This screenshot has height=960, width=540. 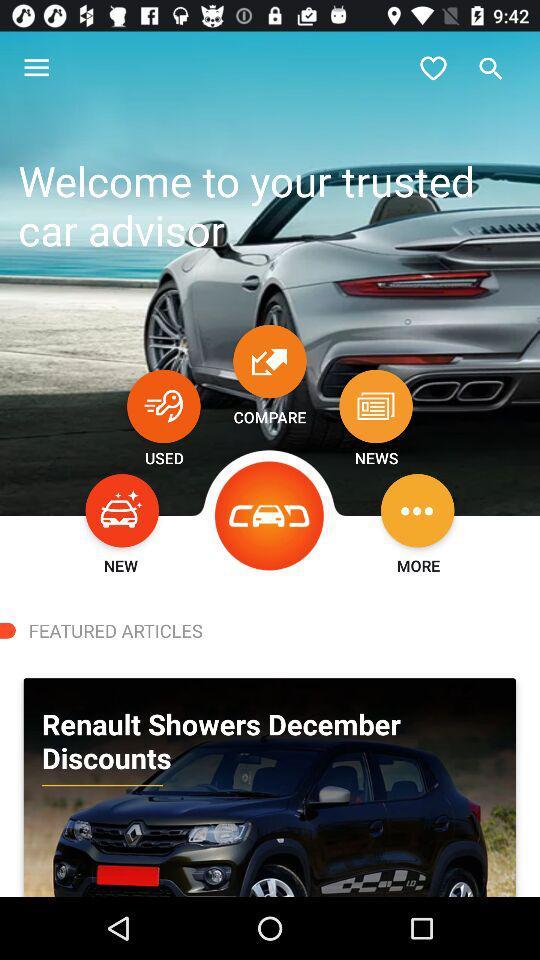 I want to click on more options, so click(x=416, y=509).